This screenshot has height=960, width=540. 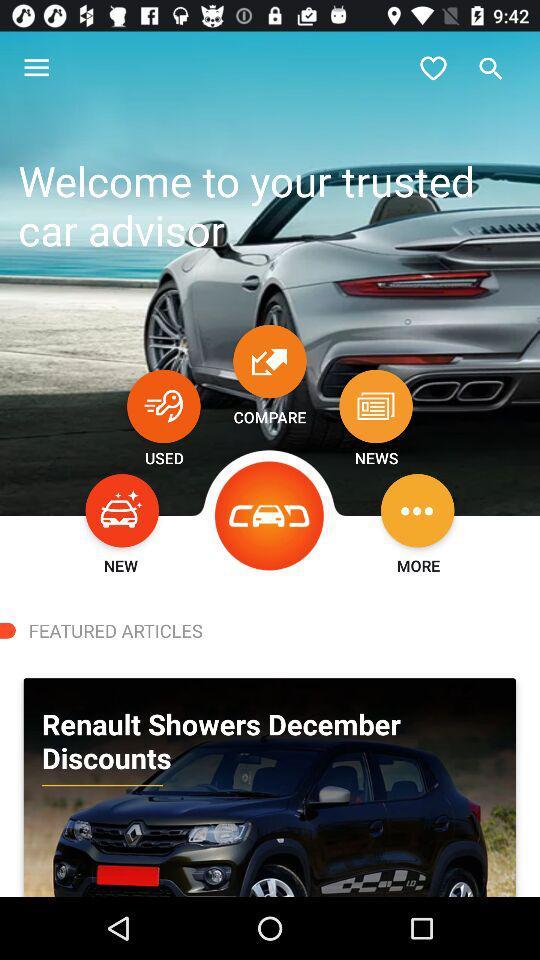 I want to click on more options, so click(x=416, y=509).